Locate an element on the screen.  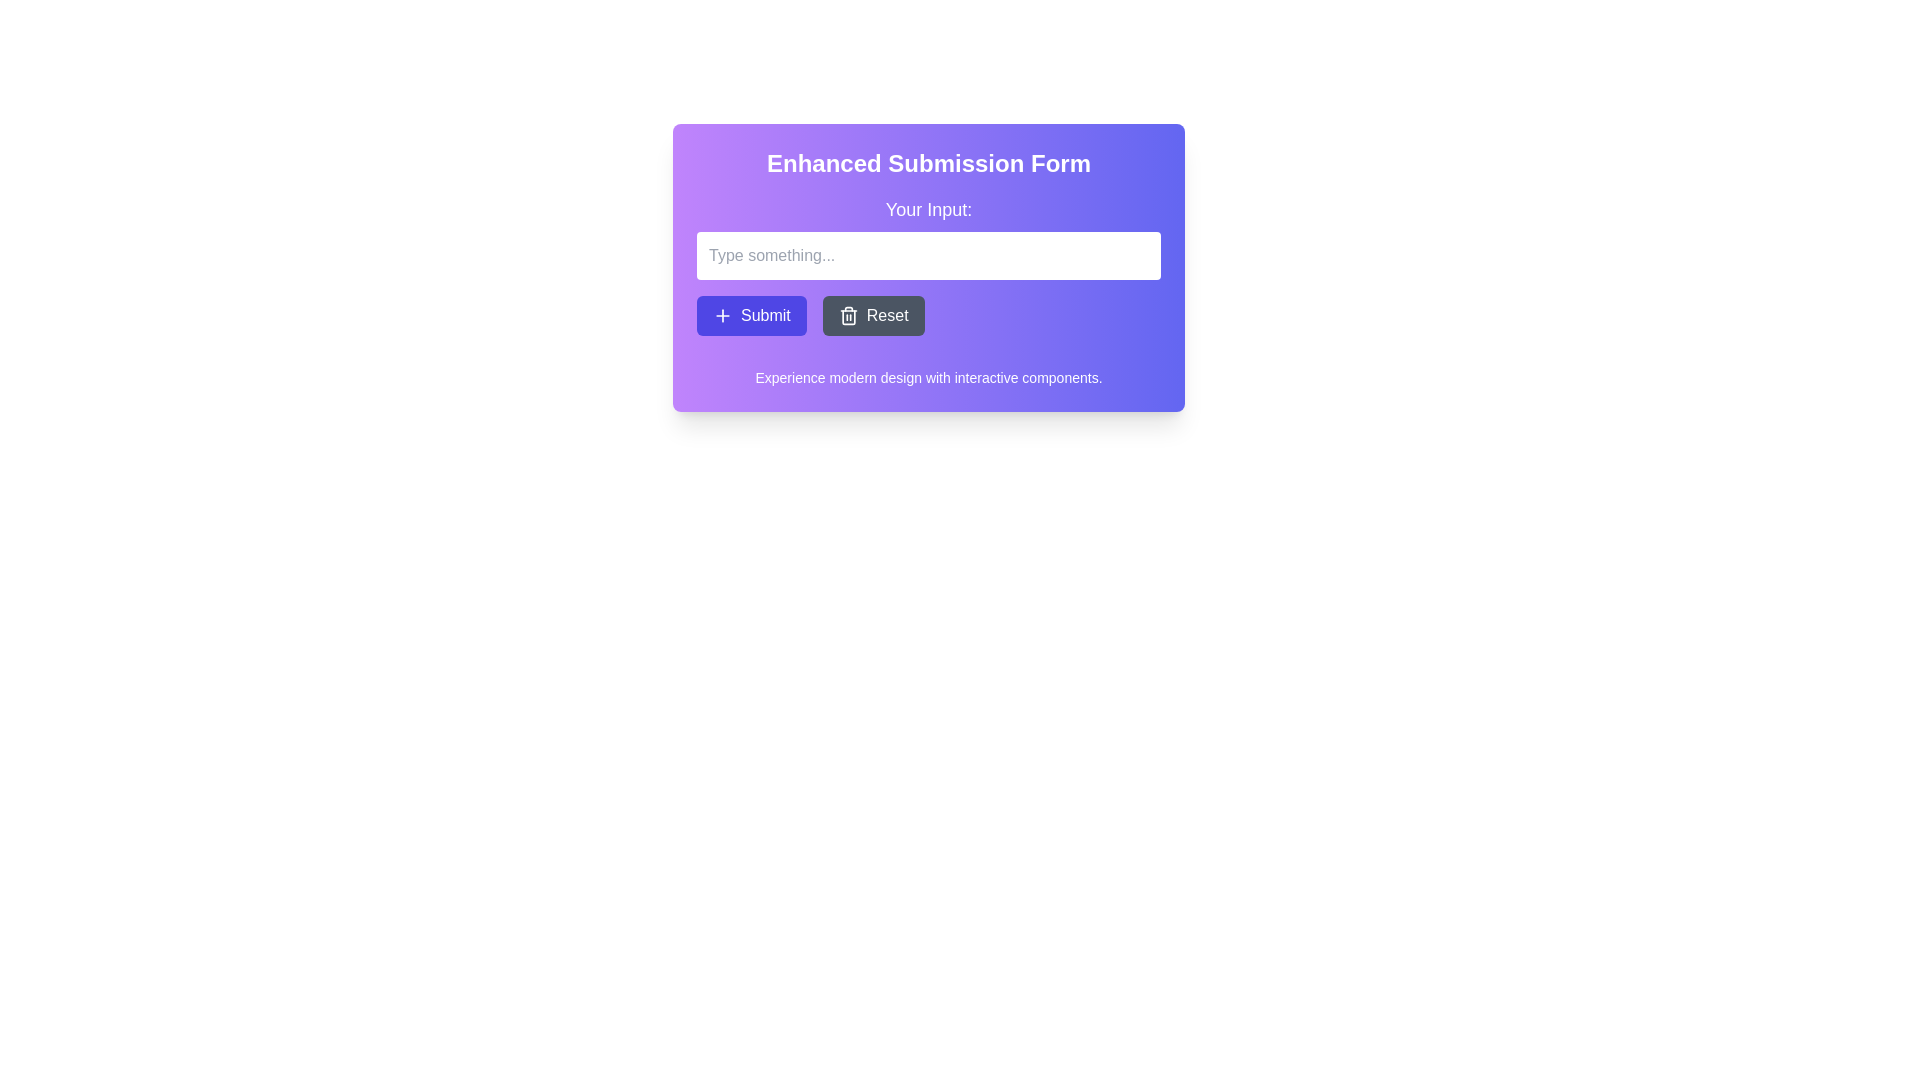
the 'Submit' button in the 'Enhanced Submission Form' to observe the color change effect is located at coordinates (750, 315).